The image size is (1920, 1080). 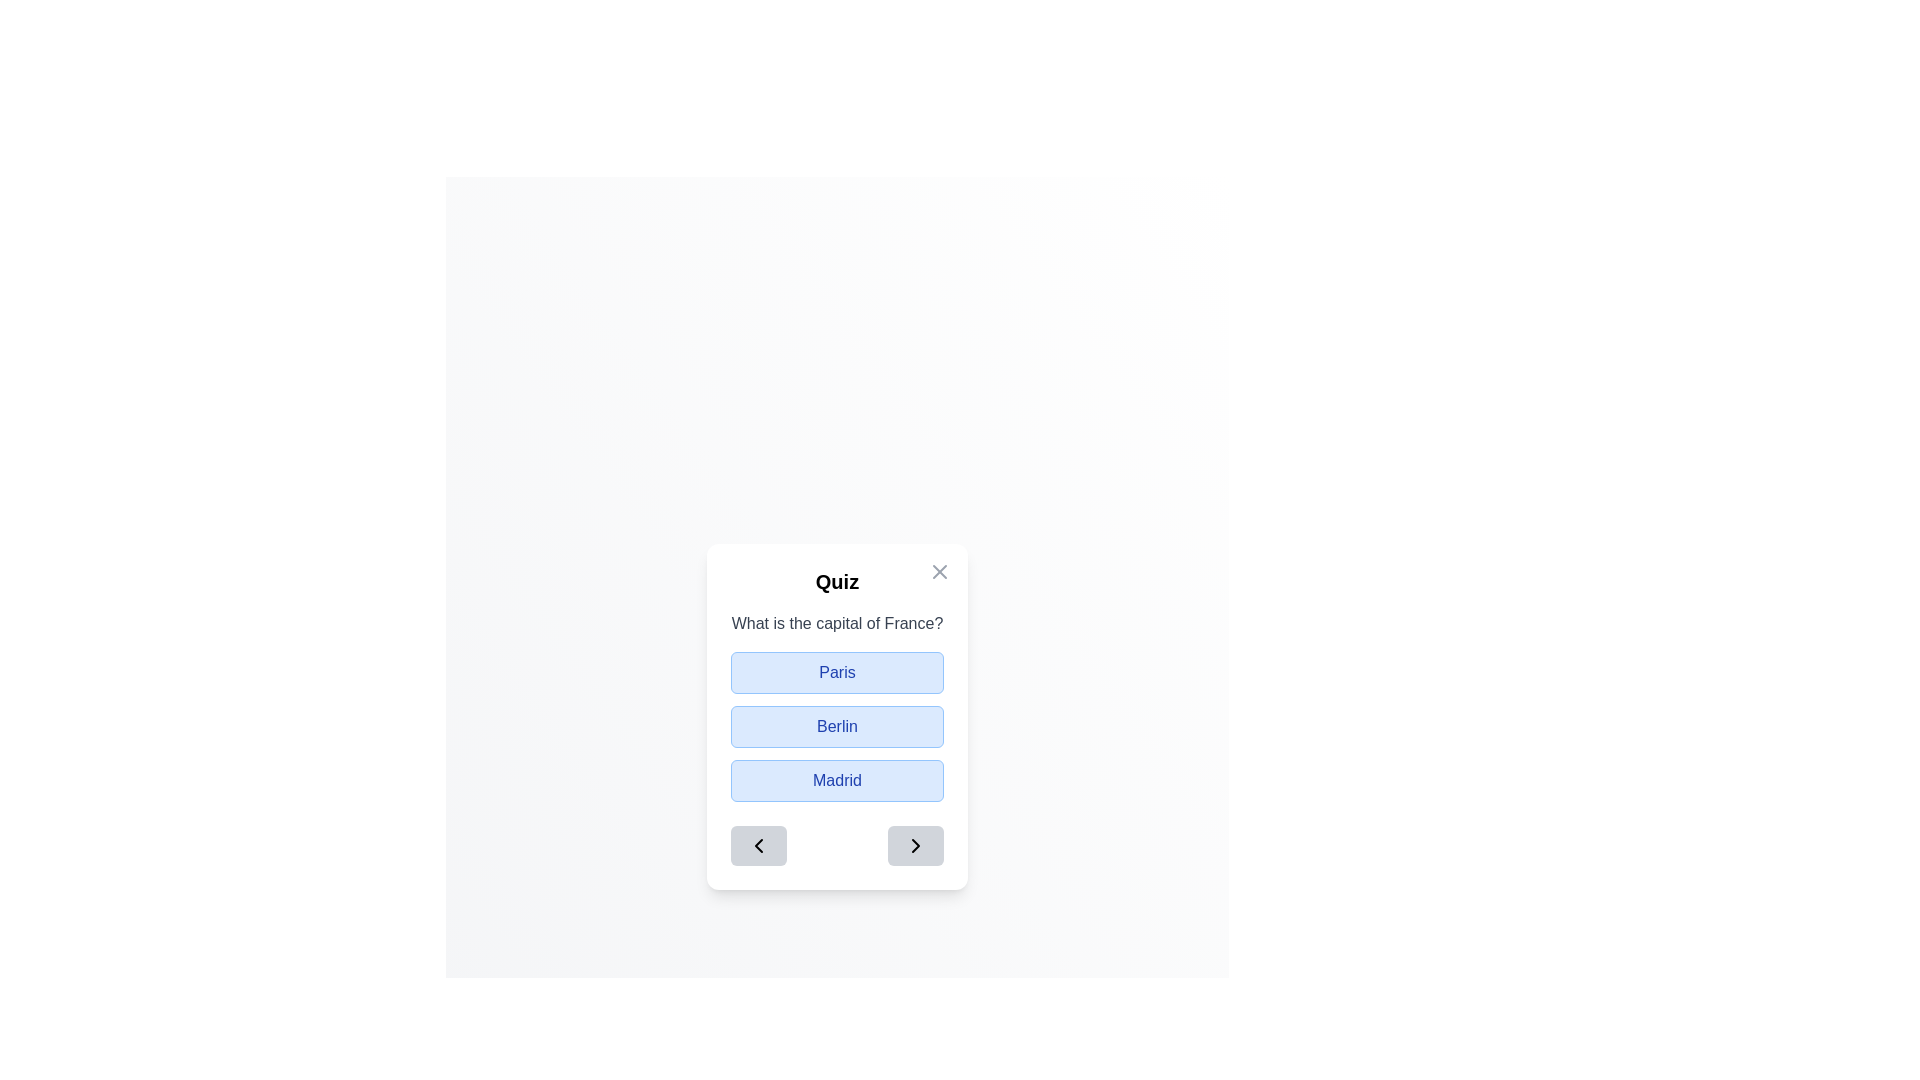 I want to click on the right-pointing chevron segment of the arrow icon located at the bottom right of the dialog box, so click(x=915, y=845).